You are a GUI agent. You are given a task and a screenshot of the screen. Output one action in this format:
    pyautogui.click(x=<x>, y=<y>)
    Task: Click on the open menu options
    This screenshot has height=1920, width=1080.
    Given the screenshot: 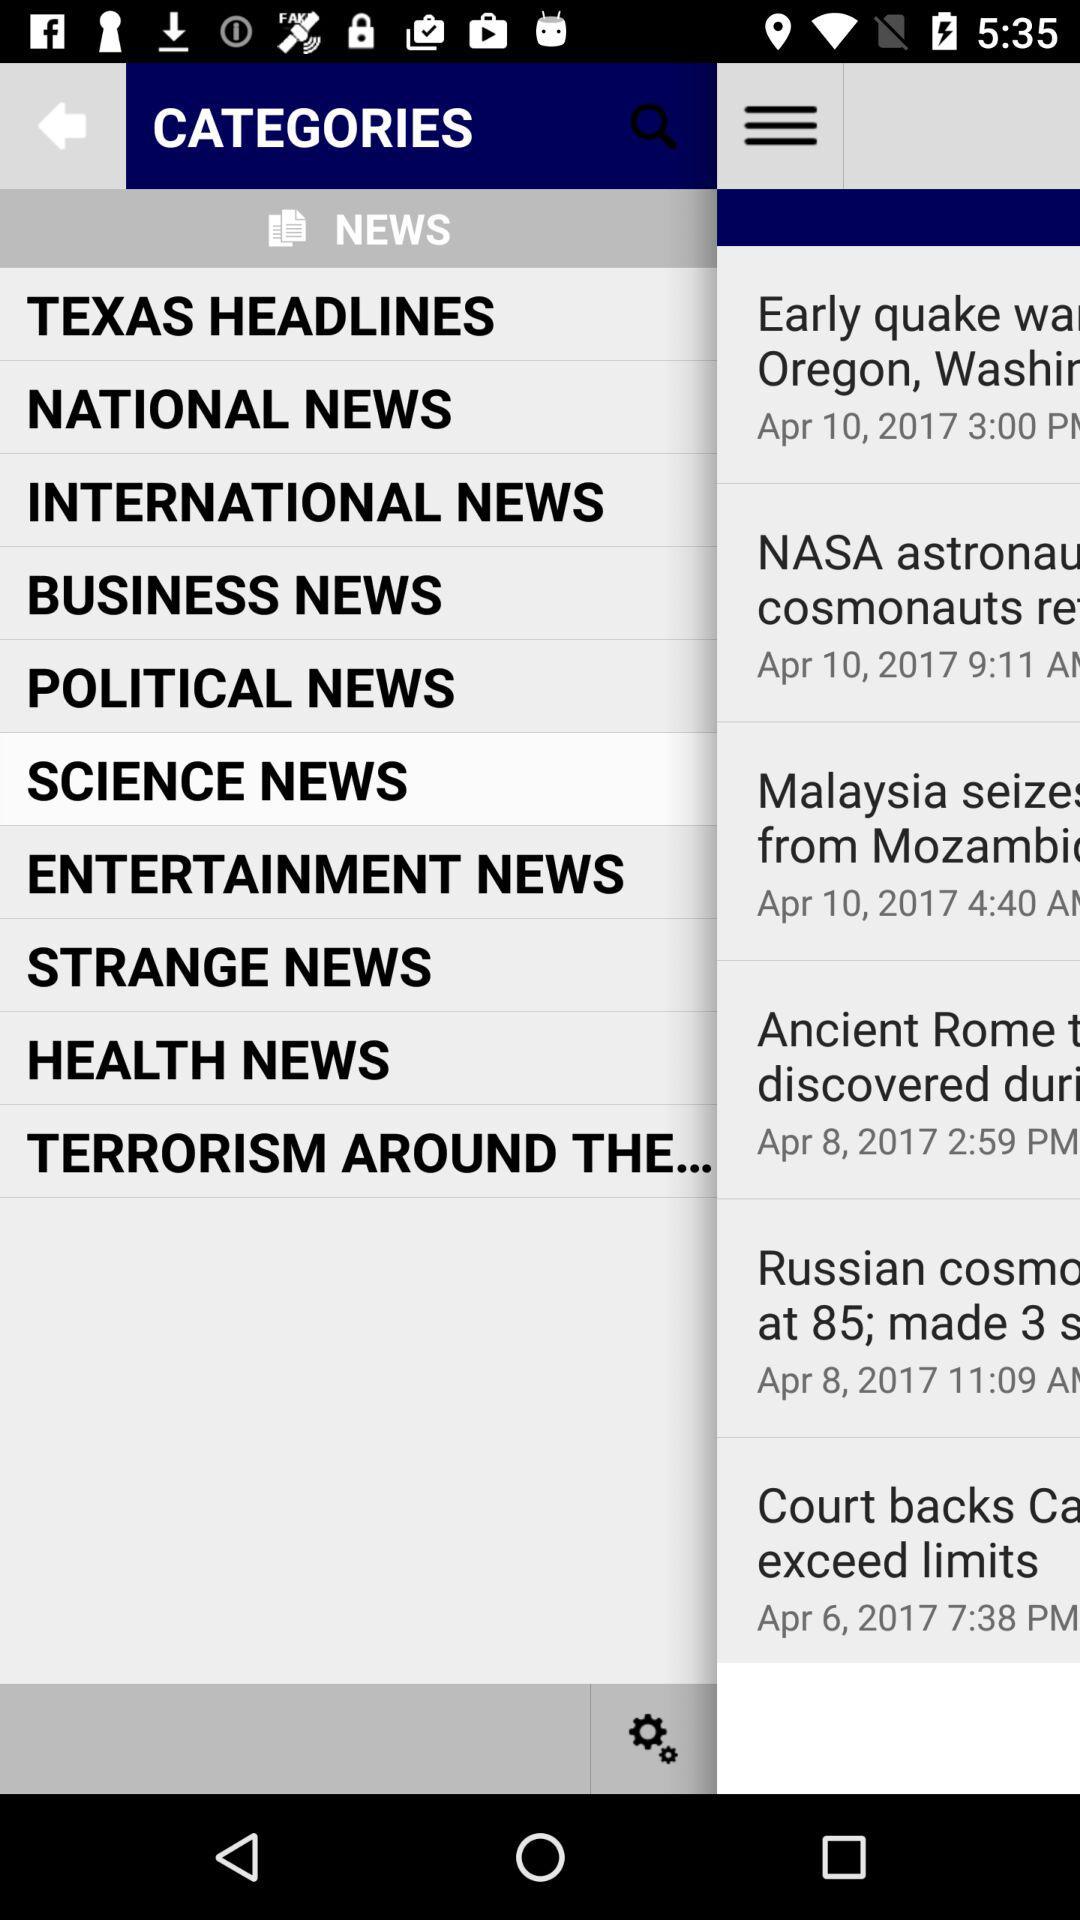 What is the action you would take?
    pyautogui.click(x=778, y=124)
    